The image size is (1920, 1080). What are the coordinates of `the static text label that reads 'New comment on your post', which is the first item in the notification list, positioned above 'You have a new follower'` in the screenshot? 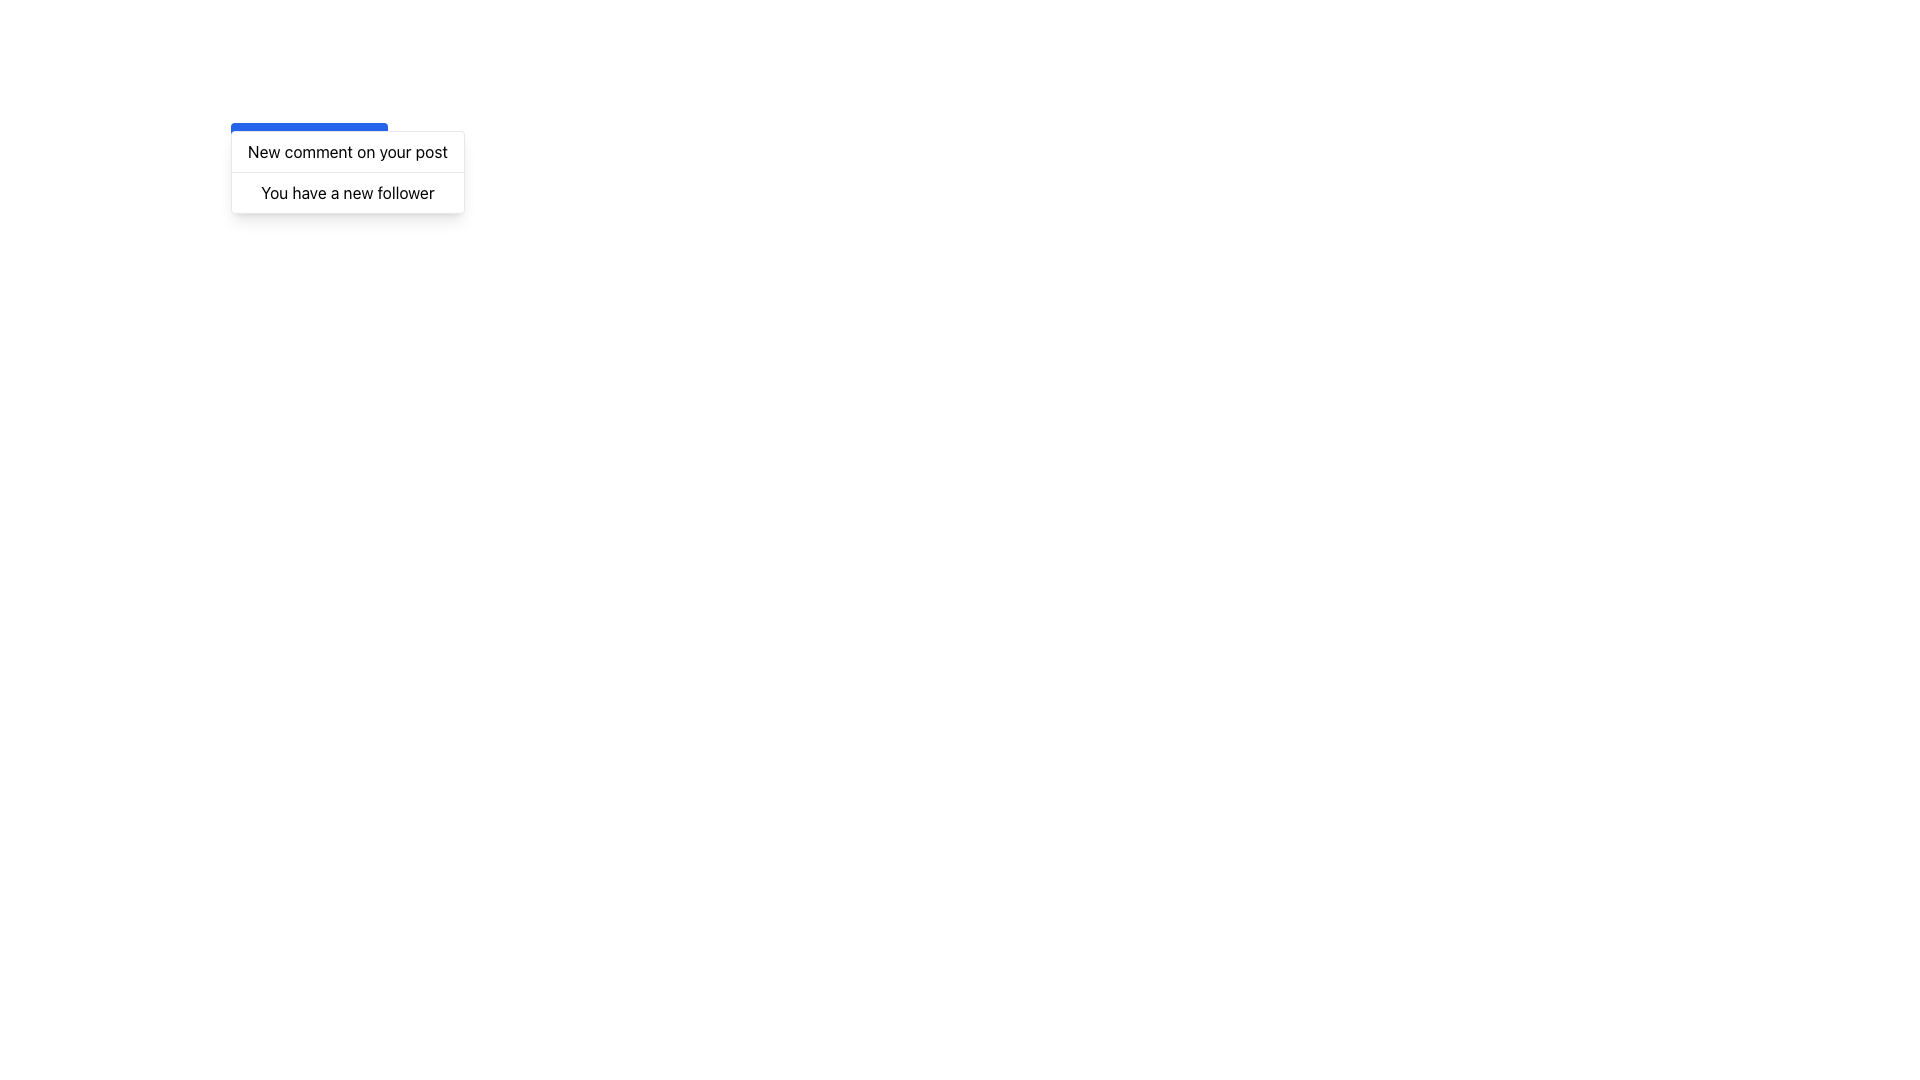 It's located at (347, 150).